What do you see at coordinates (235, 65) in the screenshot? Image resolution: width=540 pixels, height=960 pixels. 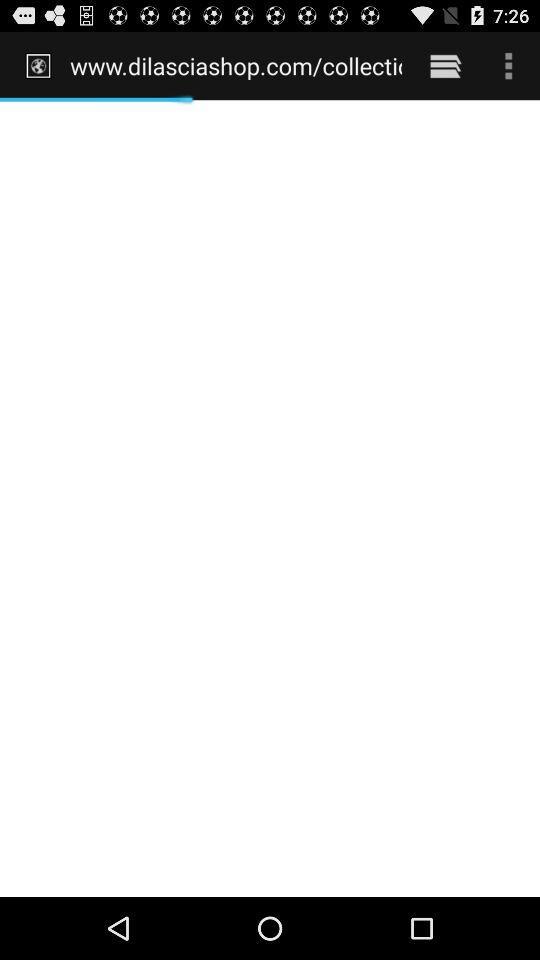 I see `the www dilasciashop com icon` at bounding box center [235, 65].